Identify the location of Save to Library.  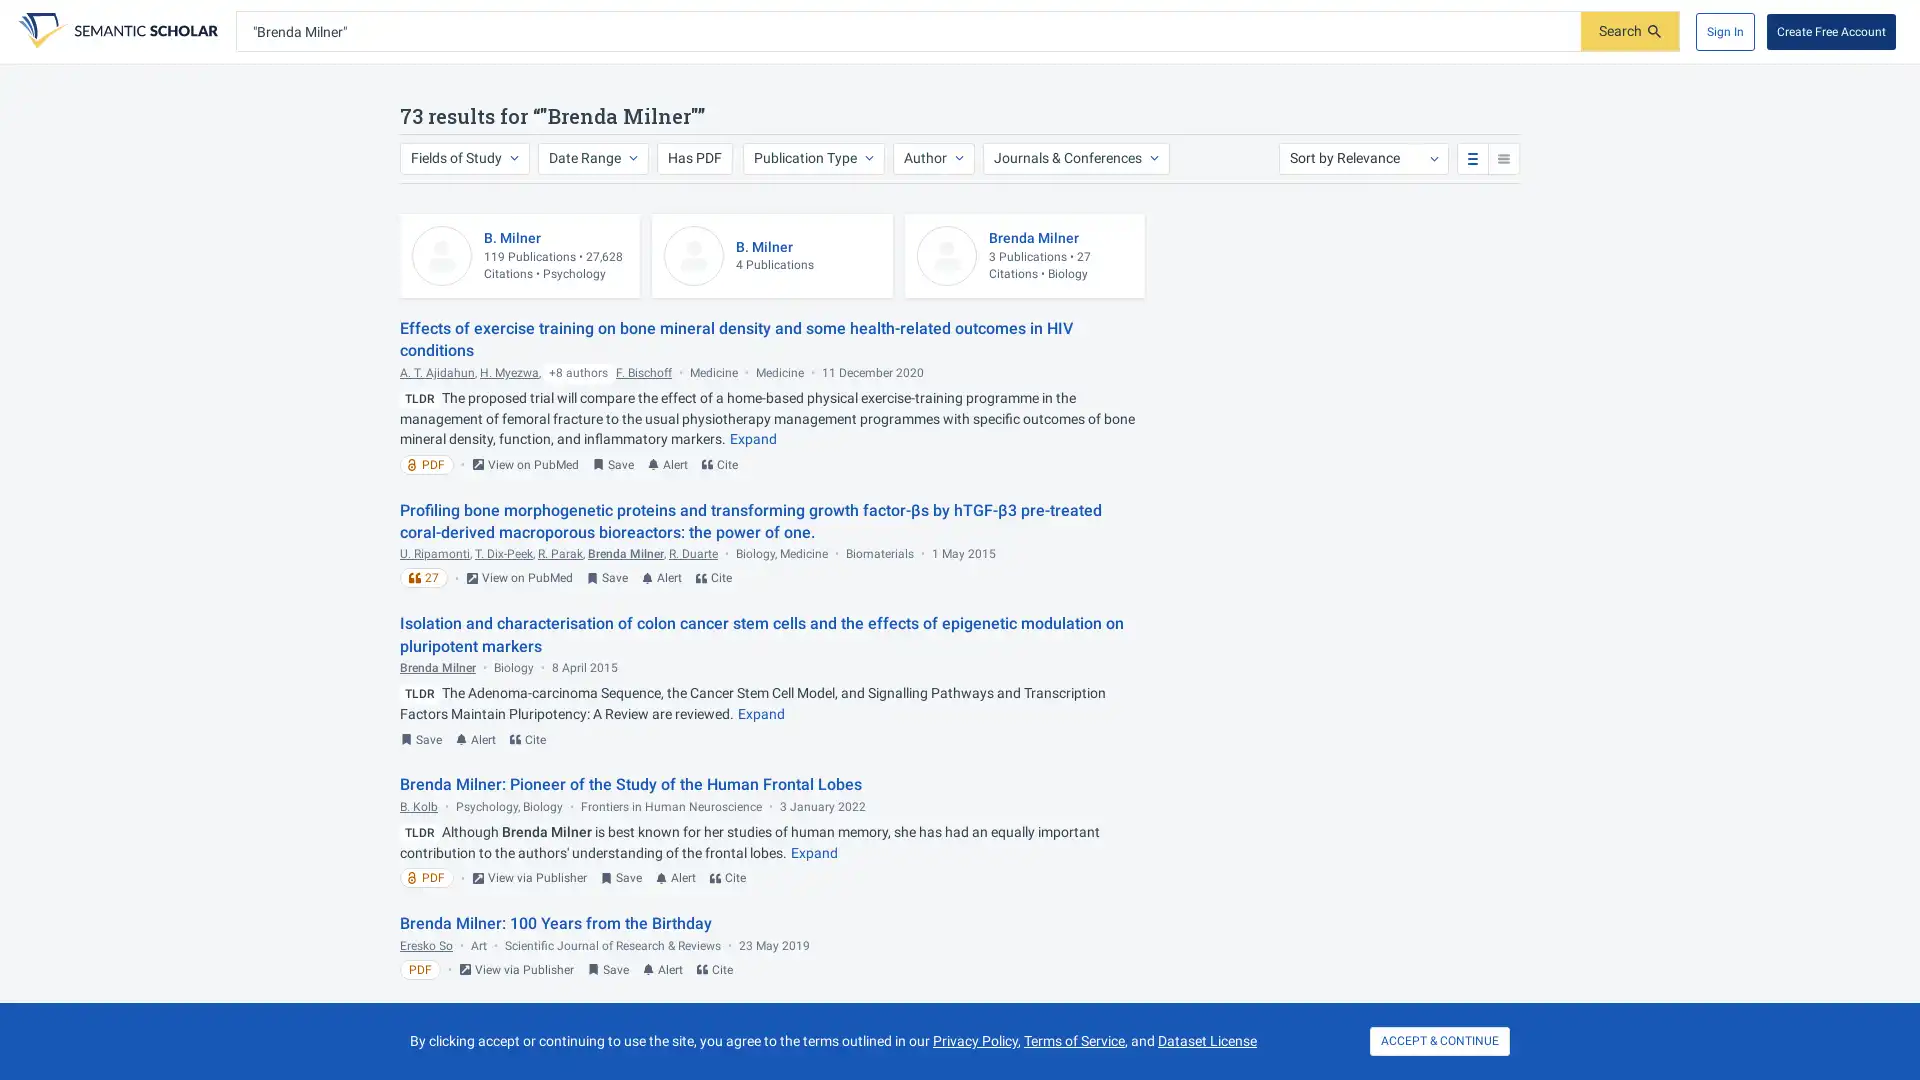
(612, 464).